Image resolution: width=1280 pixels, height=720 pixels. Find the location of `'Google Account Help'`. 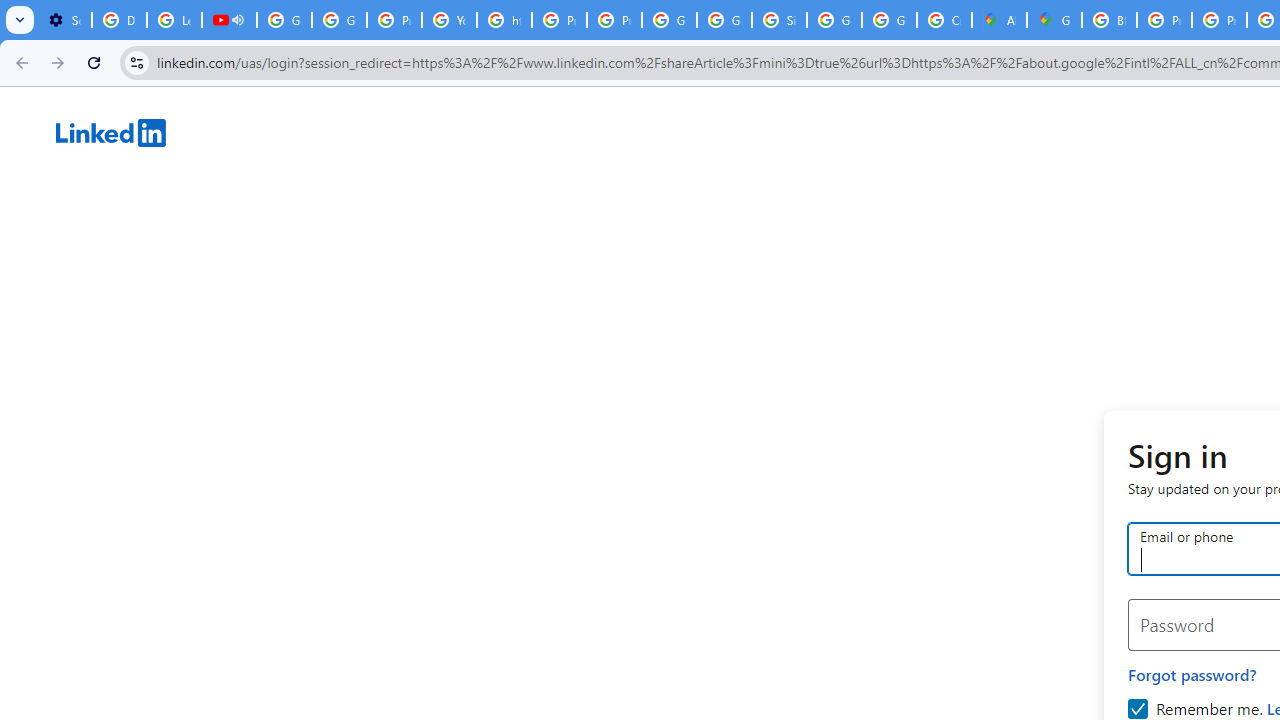

'Google Account Help' is located at coordinates (283, 20).